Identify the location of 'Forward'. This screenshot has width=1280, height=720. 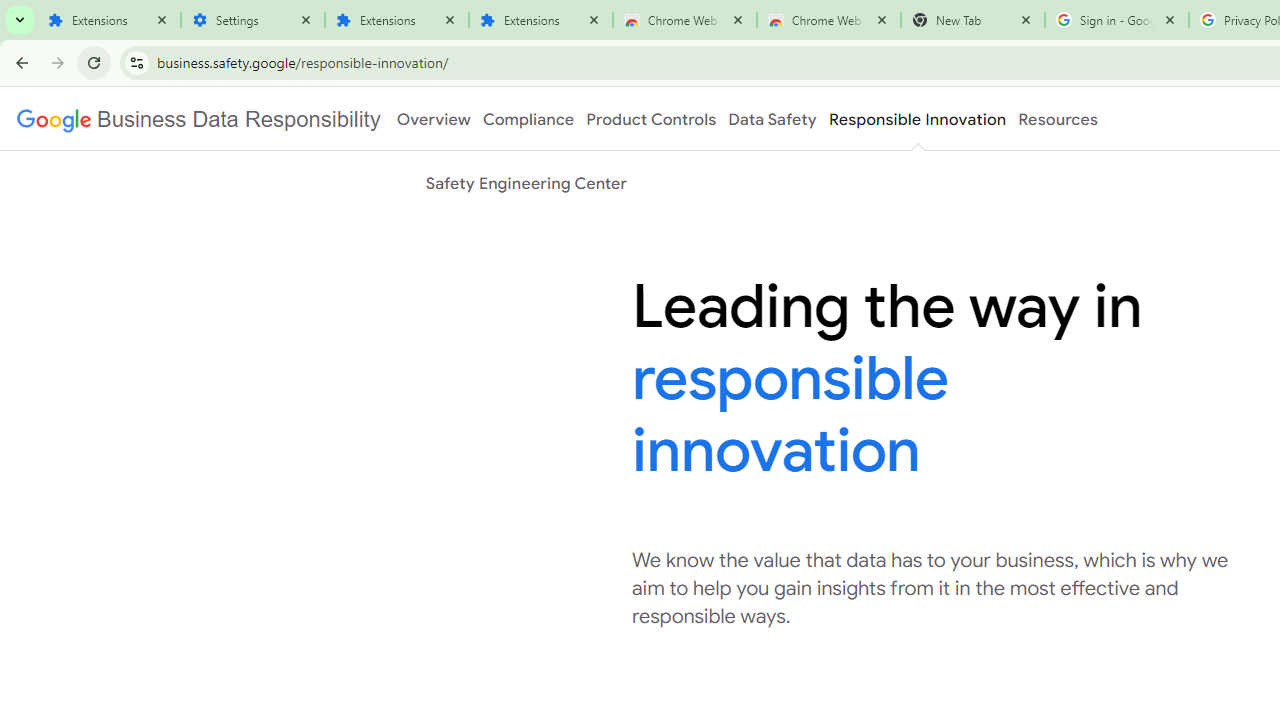
(58, 61).